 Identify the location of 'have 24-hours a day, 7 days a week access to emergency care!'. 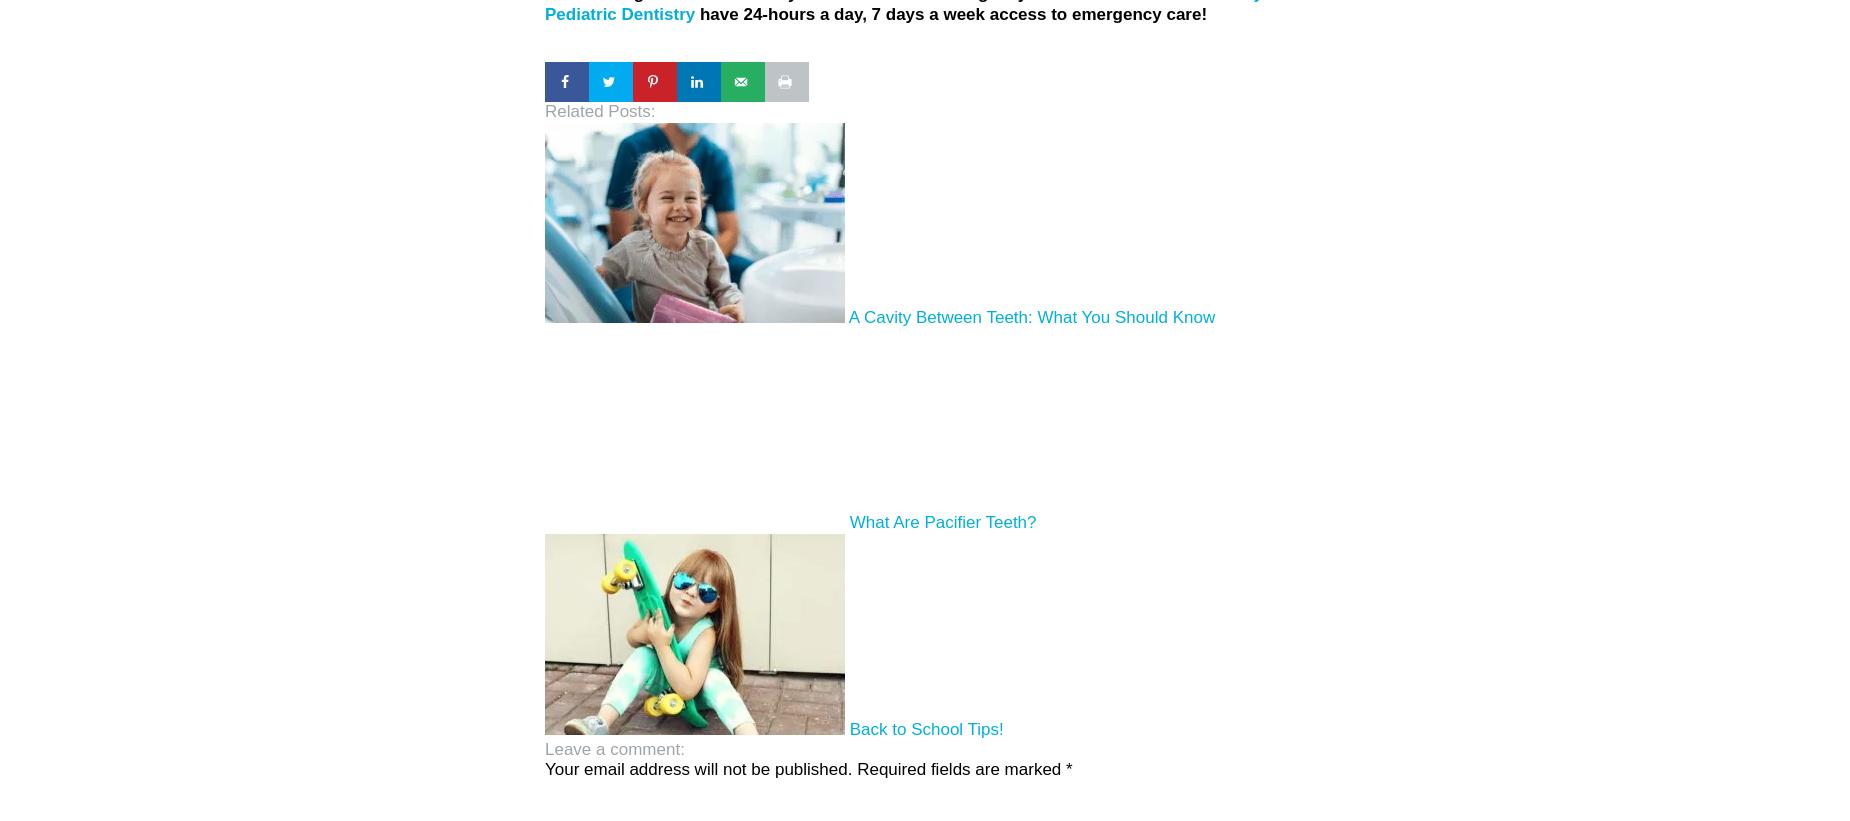
(695, 12).